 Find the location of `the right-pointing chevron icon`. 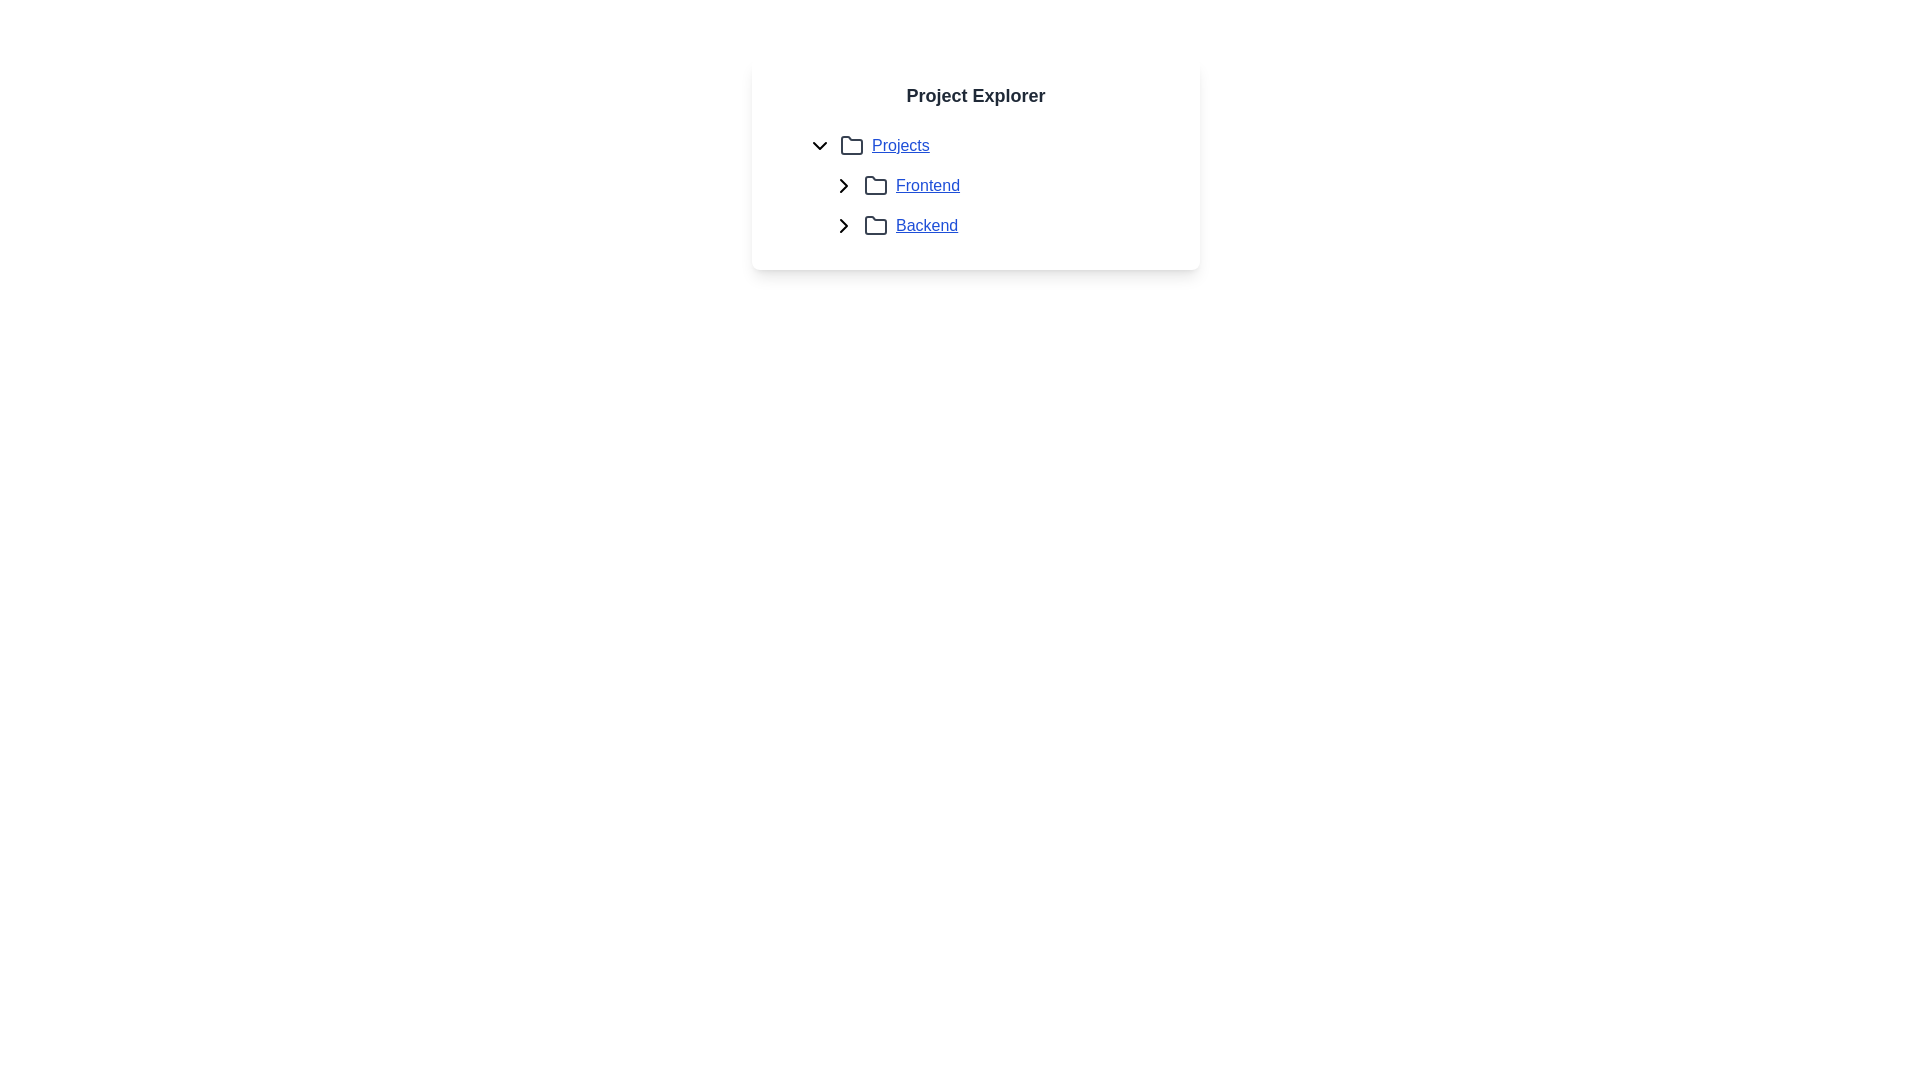

the right-pointing chevron icon is located at coordinates (844, 225).